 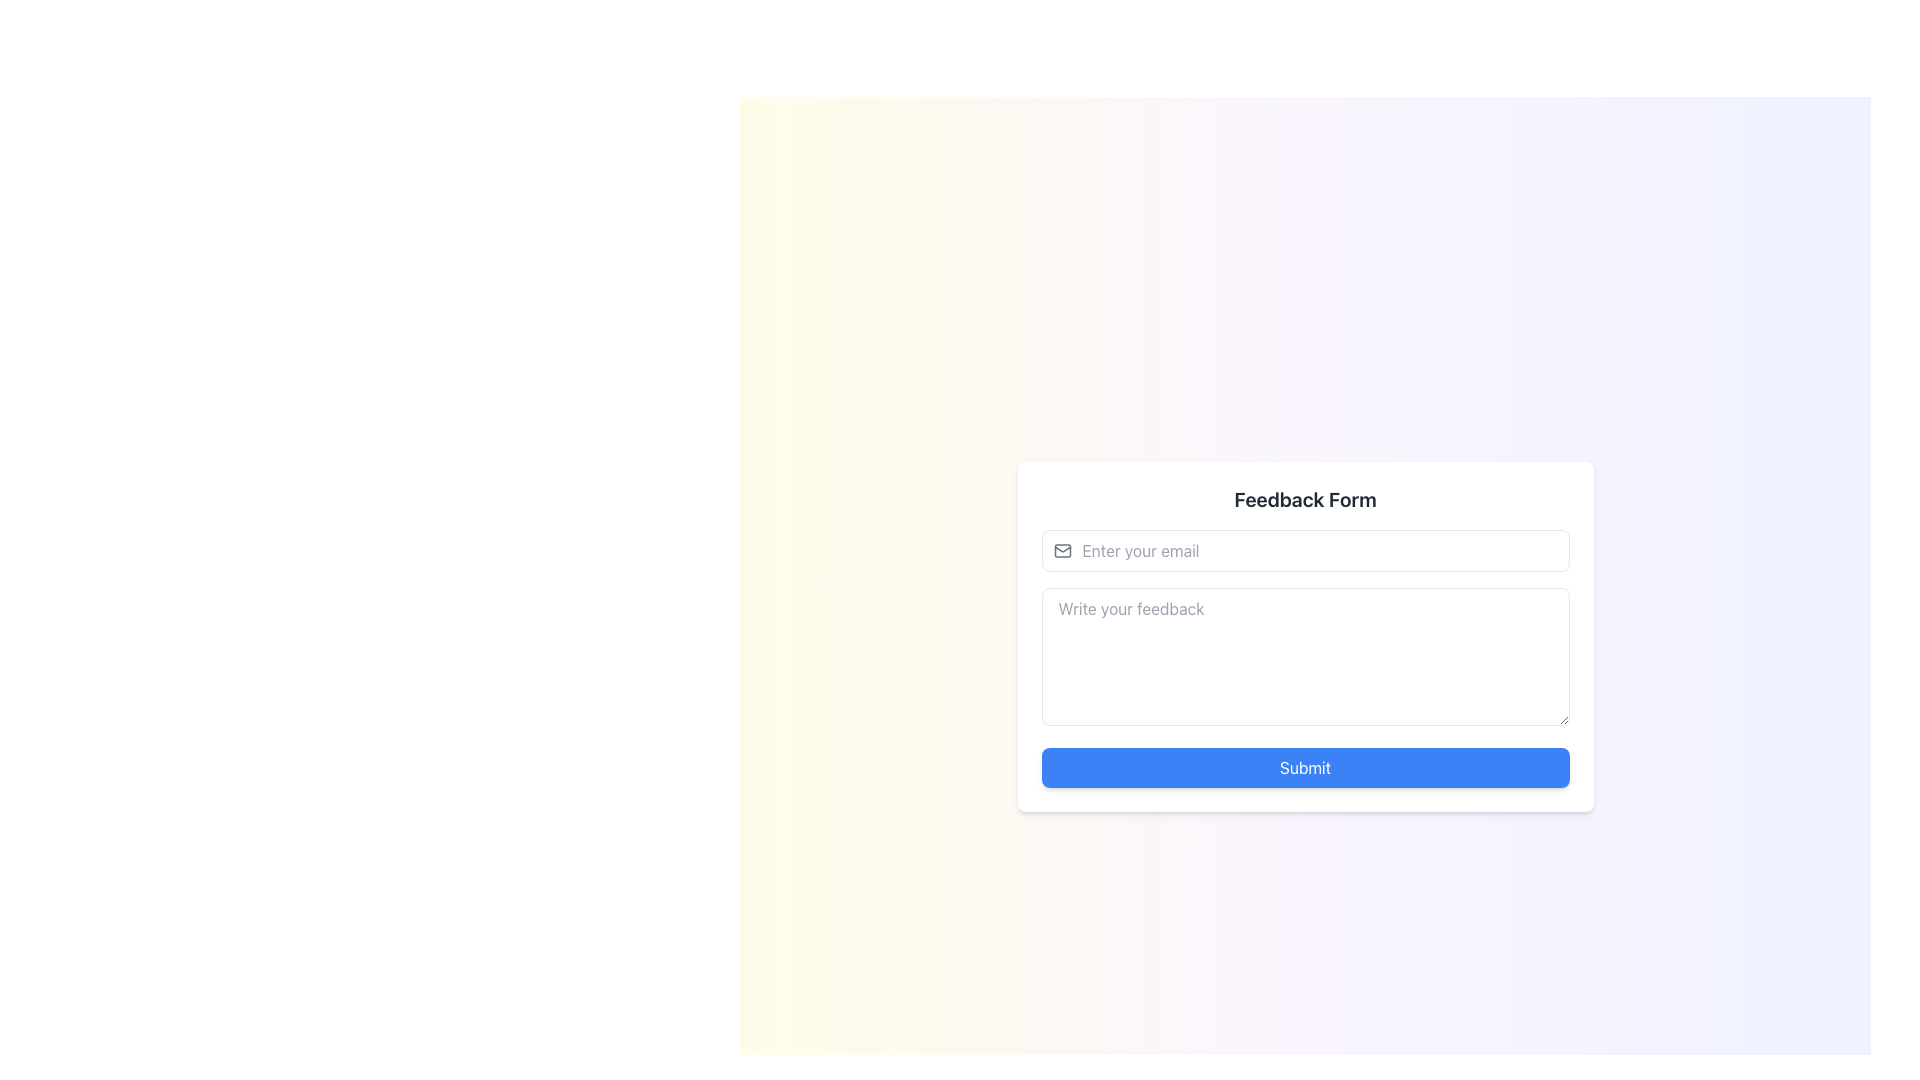 I want to click on the mail envelope icon, which is a gray SVG outline positioned to the left of the 'Enter your email' input field, so click(x=1061, y=551).